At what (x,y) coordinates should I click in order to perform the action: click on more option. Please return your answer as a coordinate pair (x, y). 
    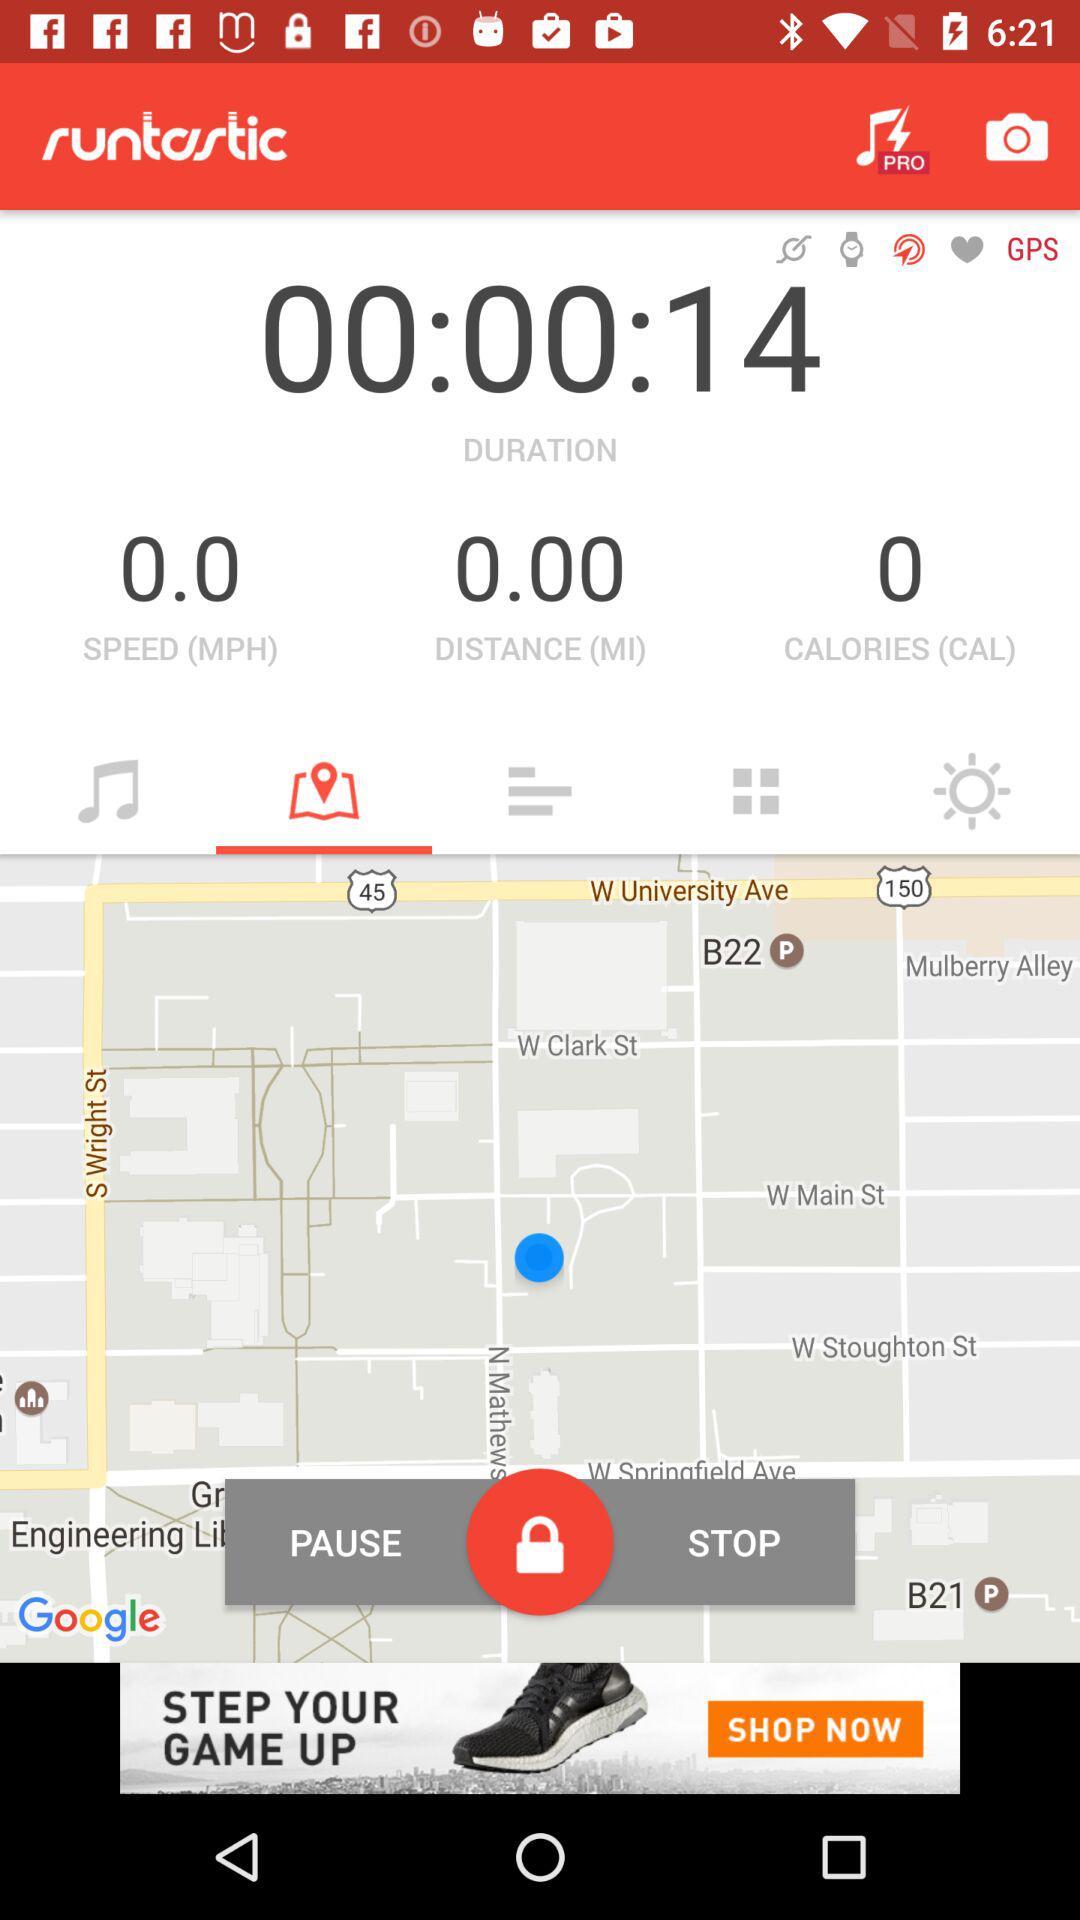
    Looking at the image, I should click on (756, 790).